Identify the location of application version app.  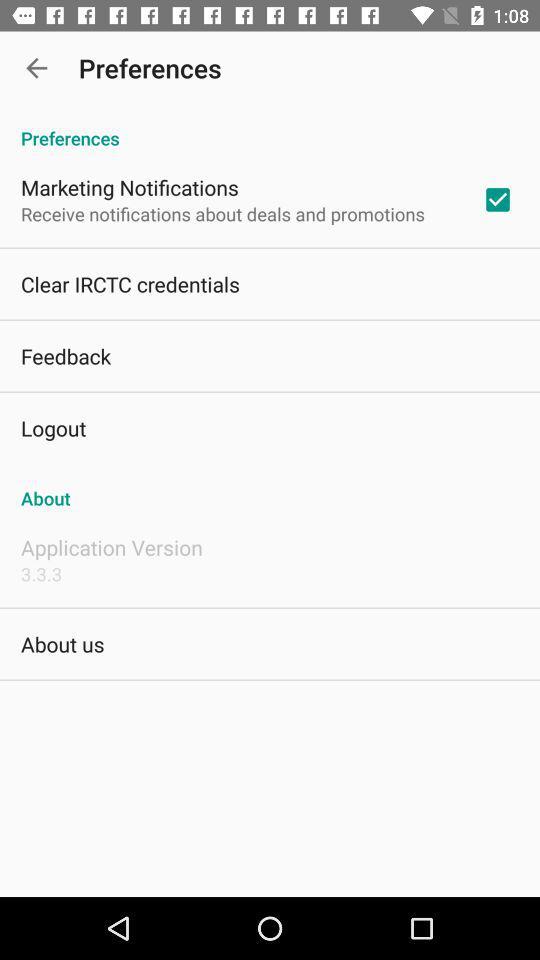
(111, 547).